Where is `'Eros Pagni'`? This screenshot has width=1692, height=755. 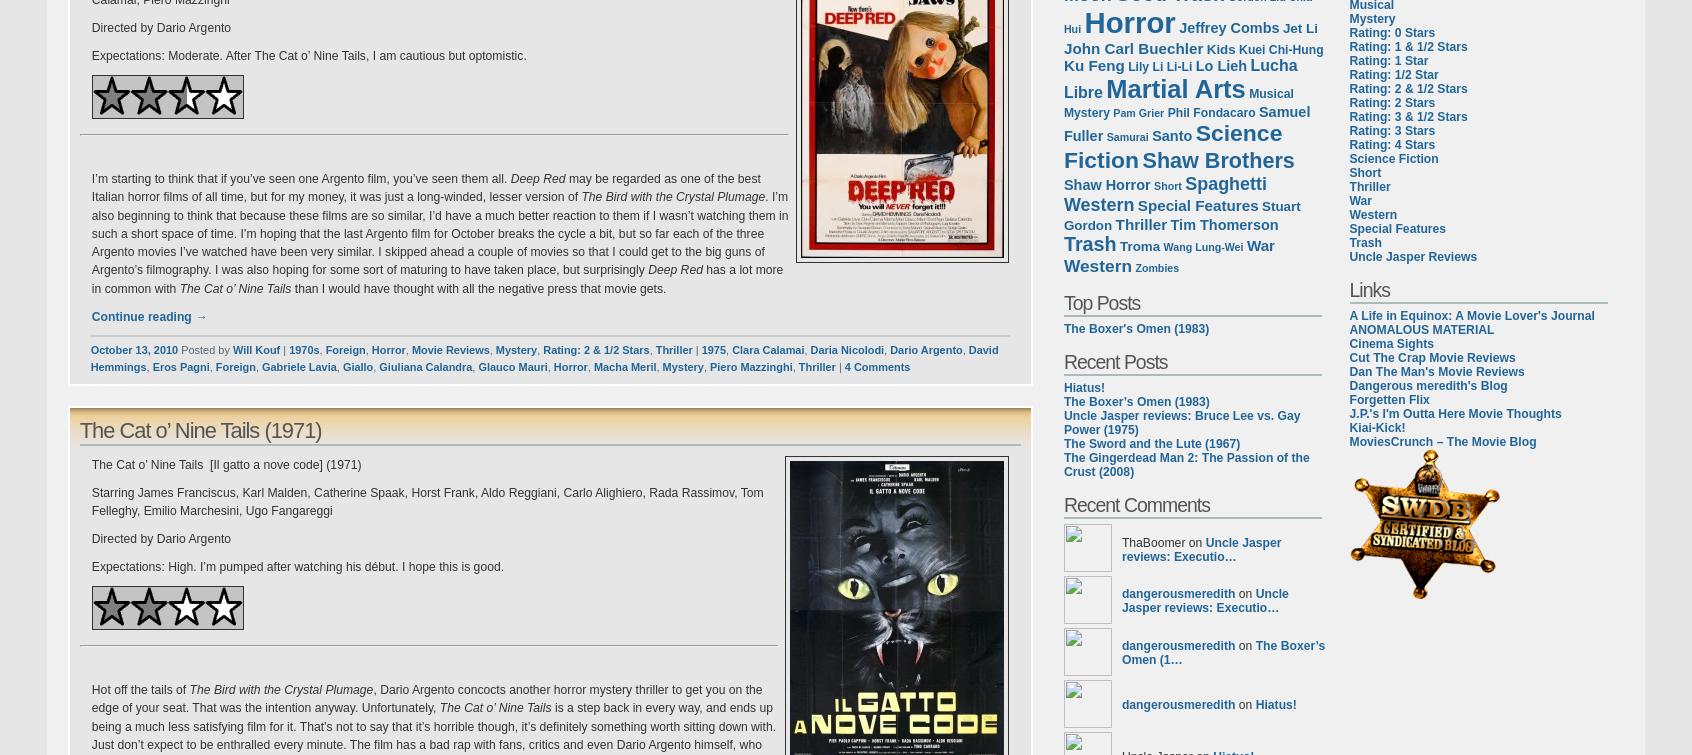 'Eros Pagni' is located at coordinates (179, 366).